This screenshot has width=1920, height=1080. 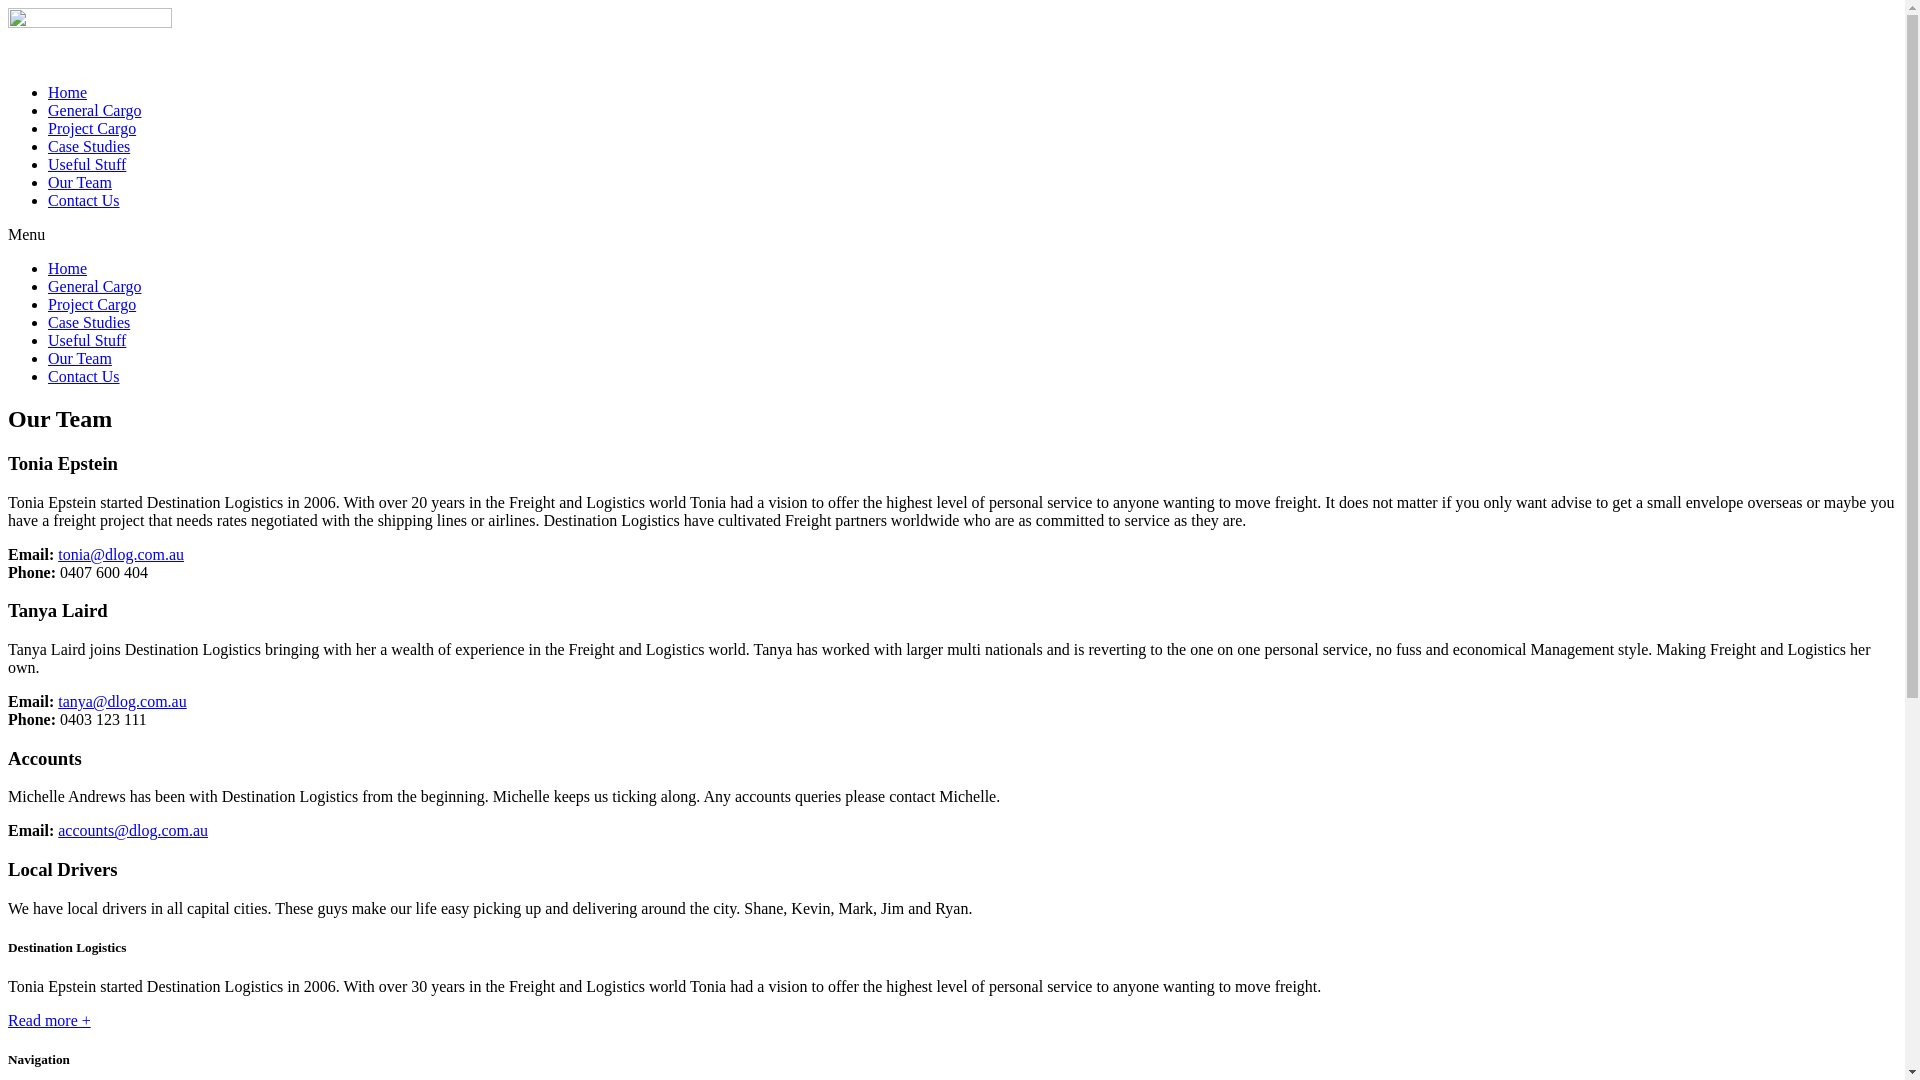 What do you see at coordinates (48, 286) in the screenshot?
I see `'General Cargo'` at bounding box center [48, 286].